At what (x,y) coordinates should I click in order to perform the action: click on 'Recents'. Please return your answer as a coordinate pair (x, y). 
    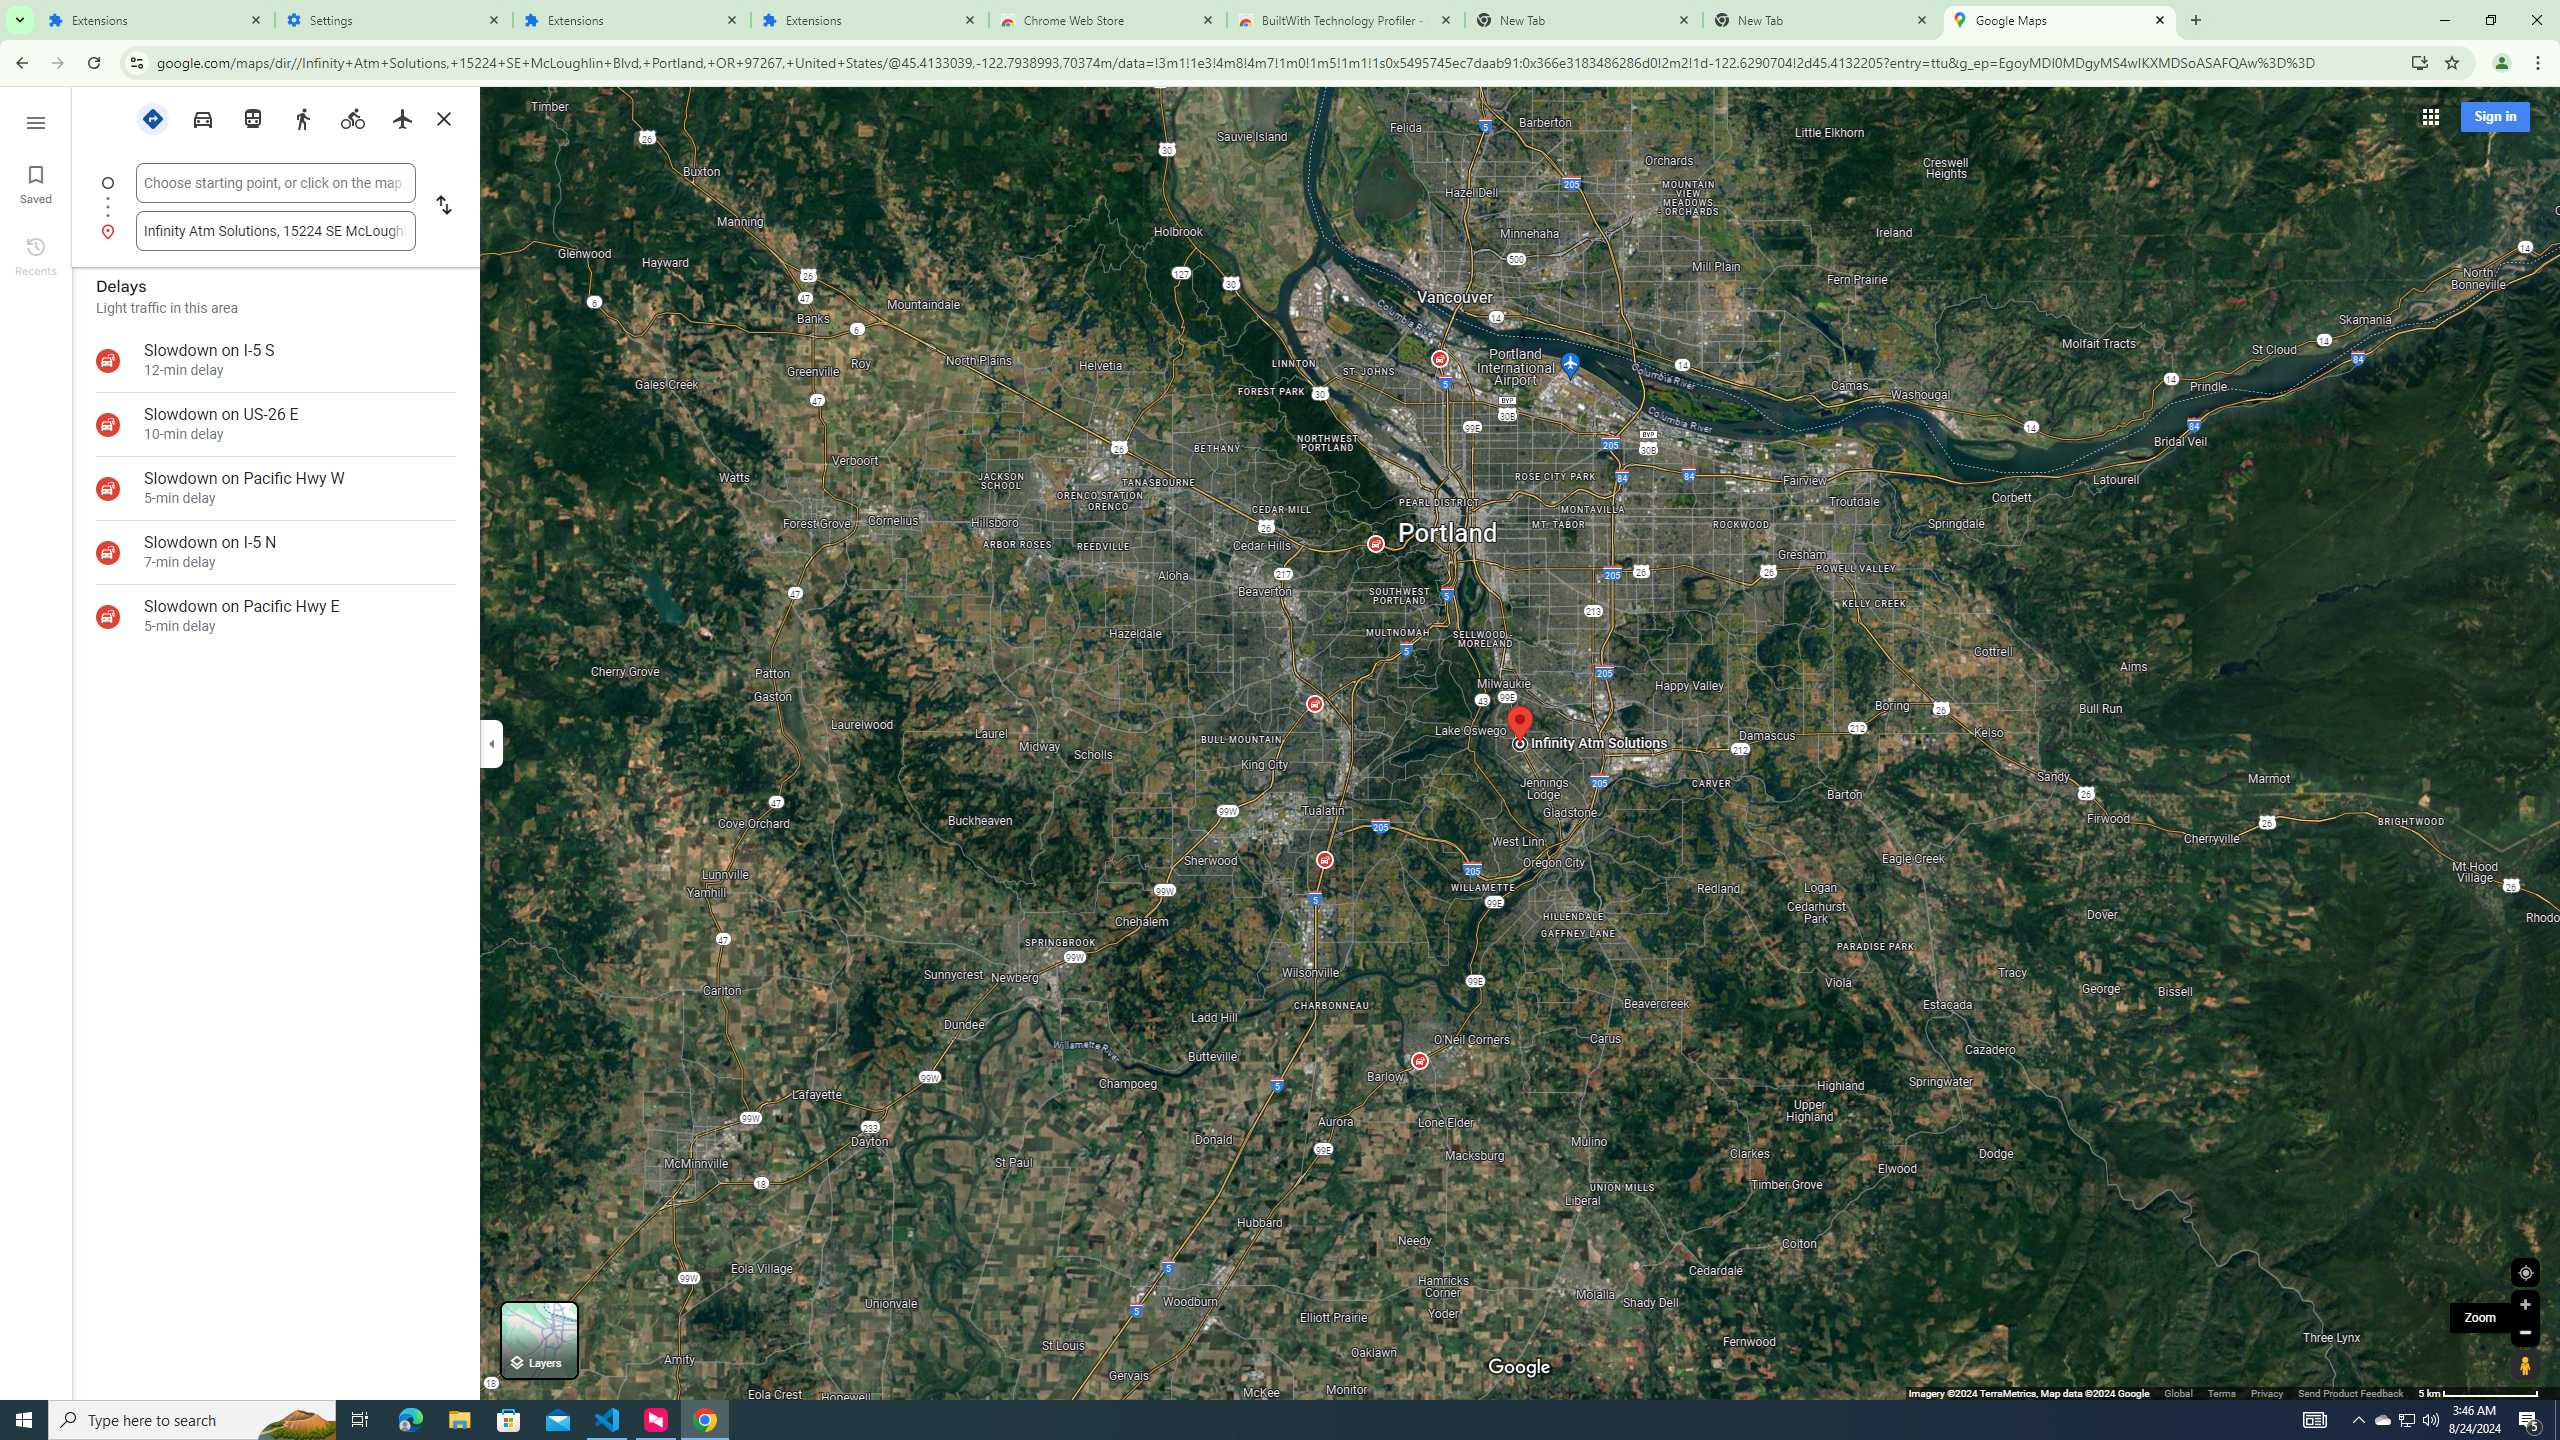
    Looking at the image, I should click on (34, 254).